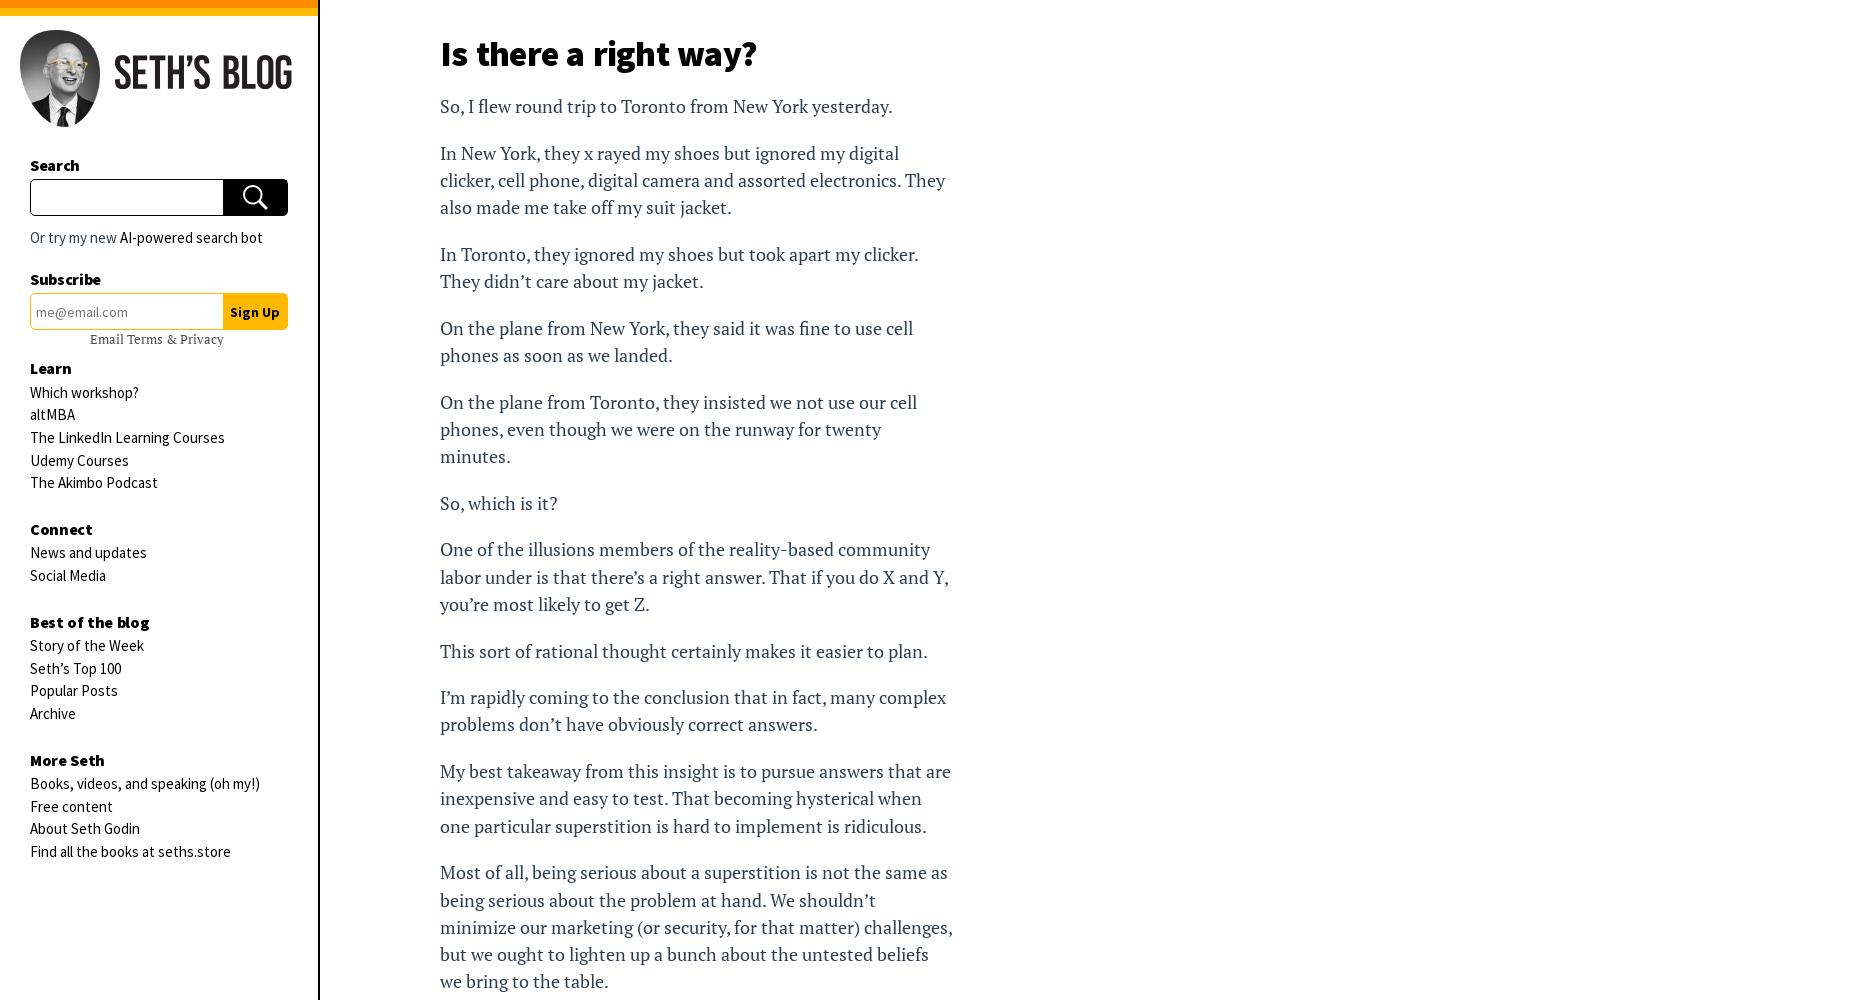 The height and width of the screenshot is (1000, 1850). What do you see at coordinates (28, 827) in the screenshot?
I see `'About Seth Godin'` at bounding box center [28, 827].